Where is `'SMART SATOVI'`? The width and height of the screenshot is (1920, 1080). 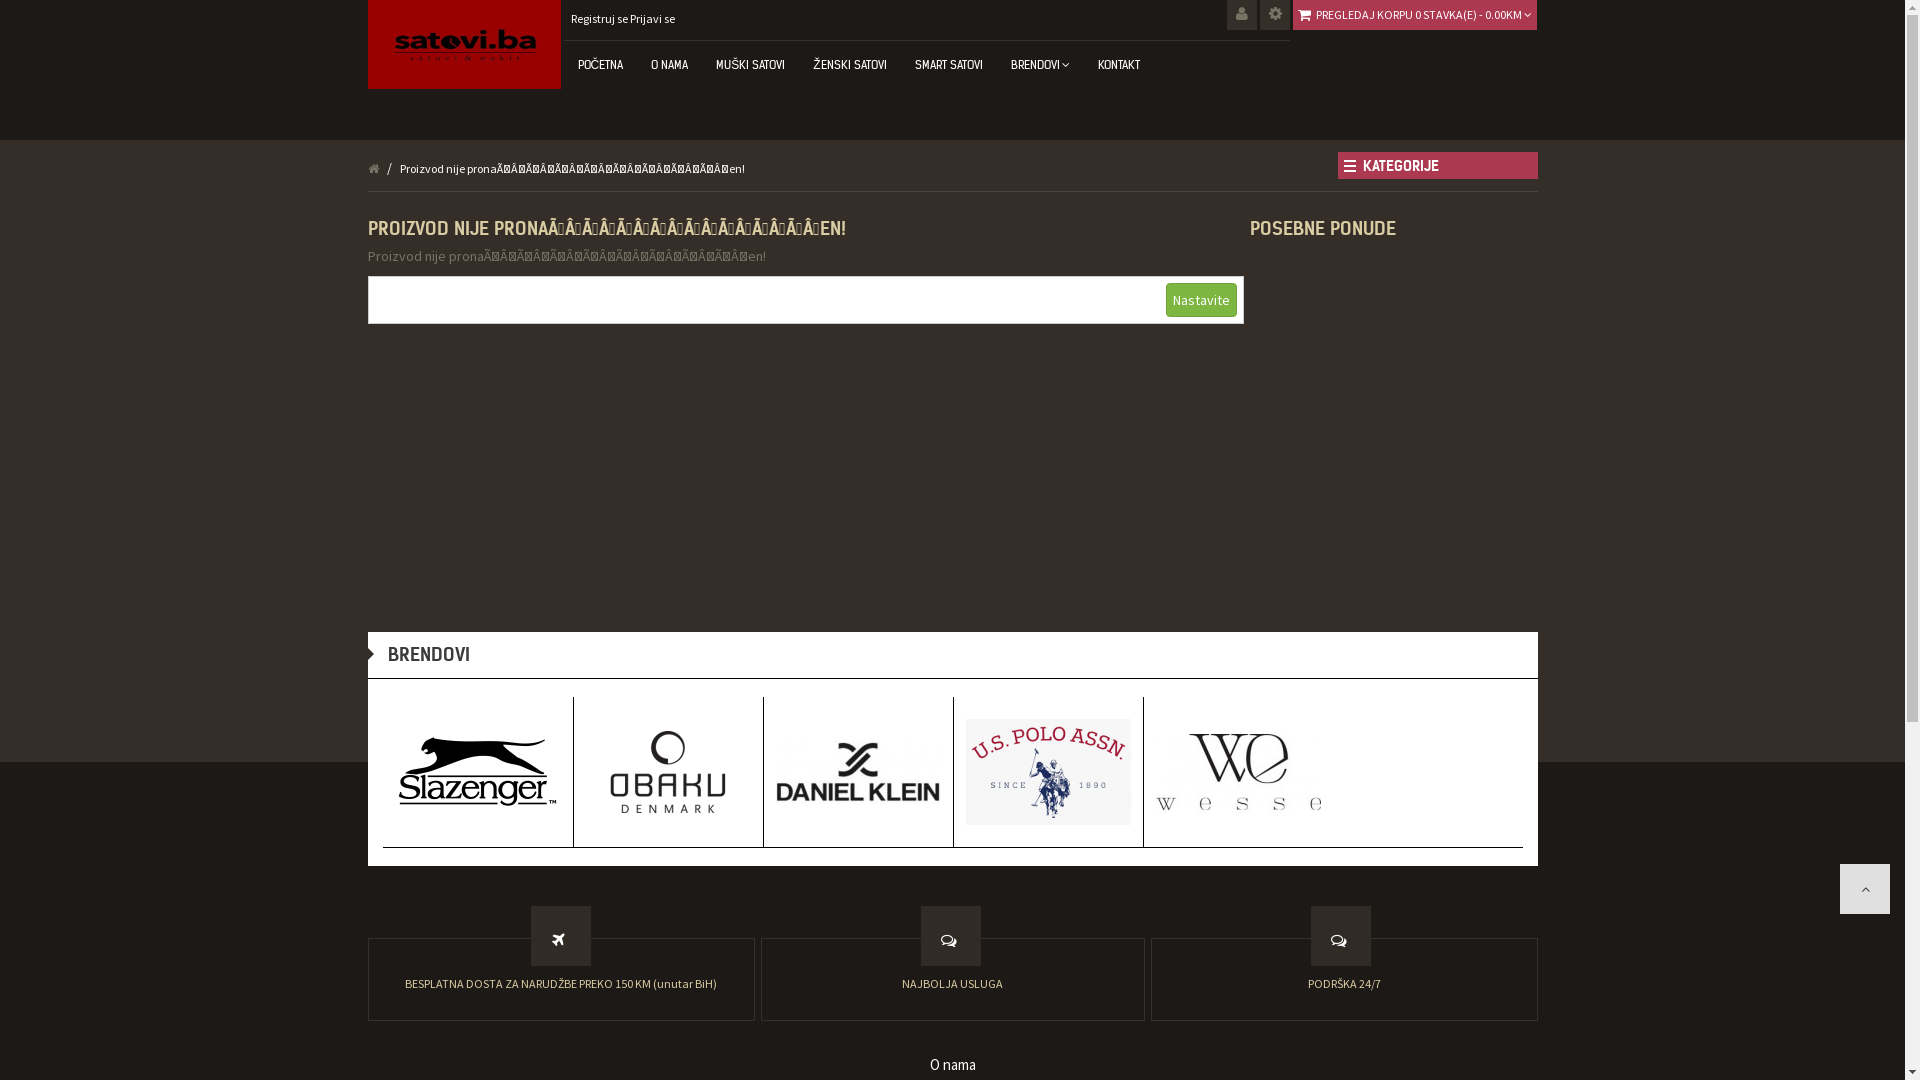
'SMART SATOVI' is located at coordinates (948, 64).